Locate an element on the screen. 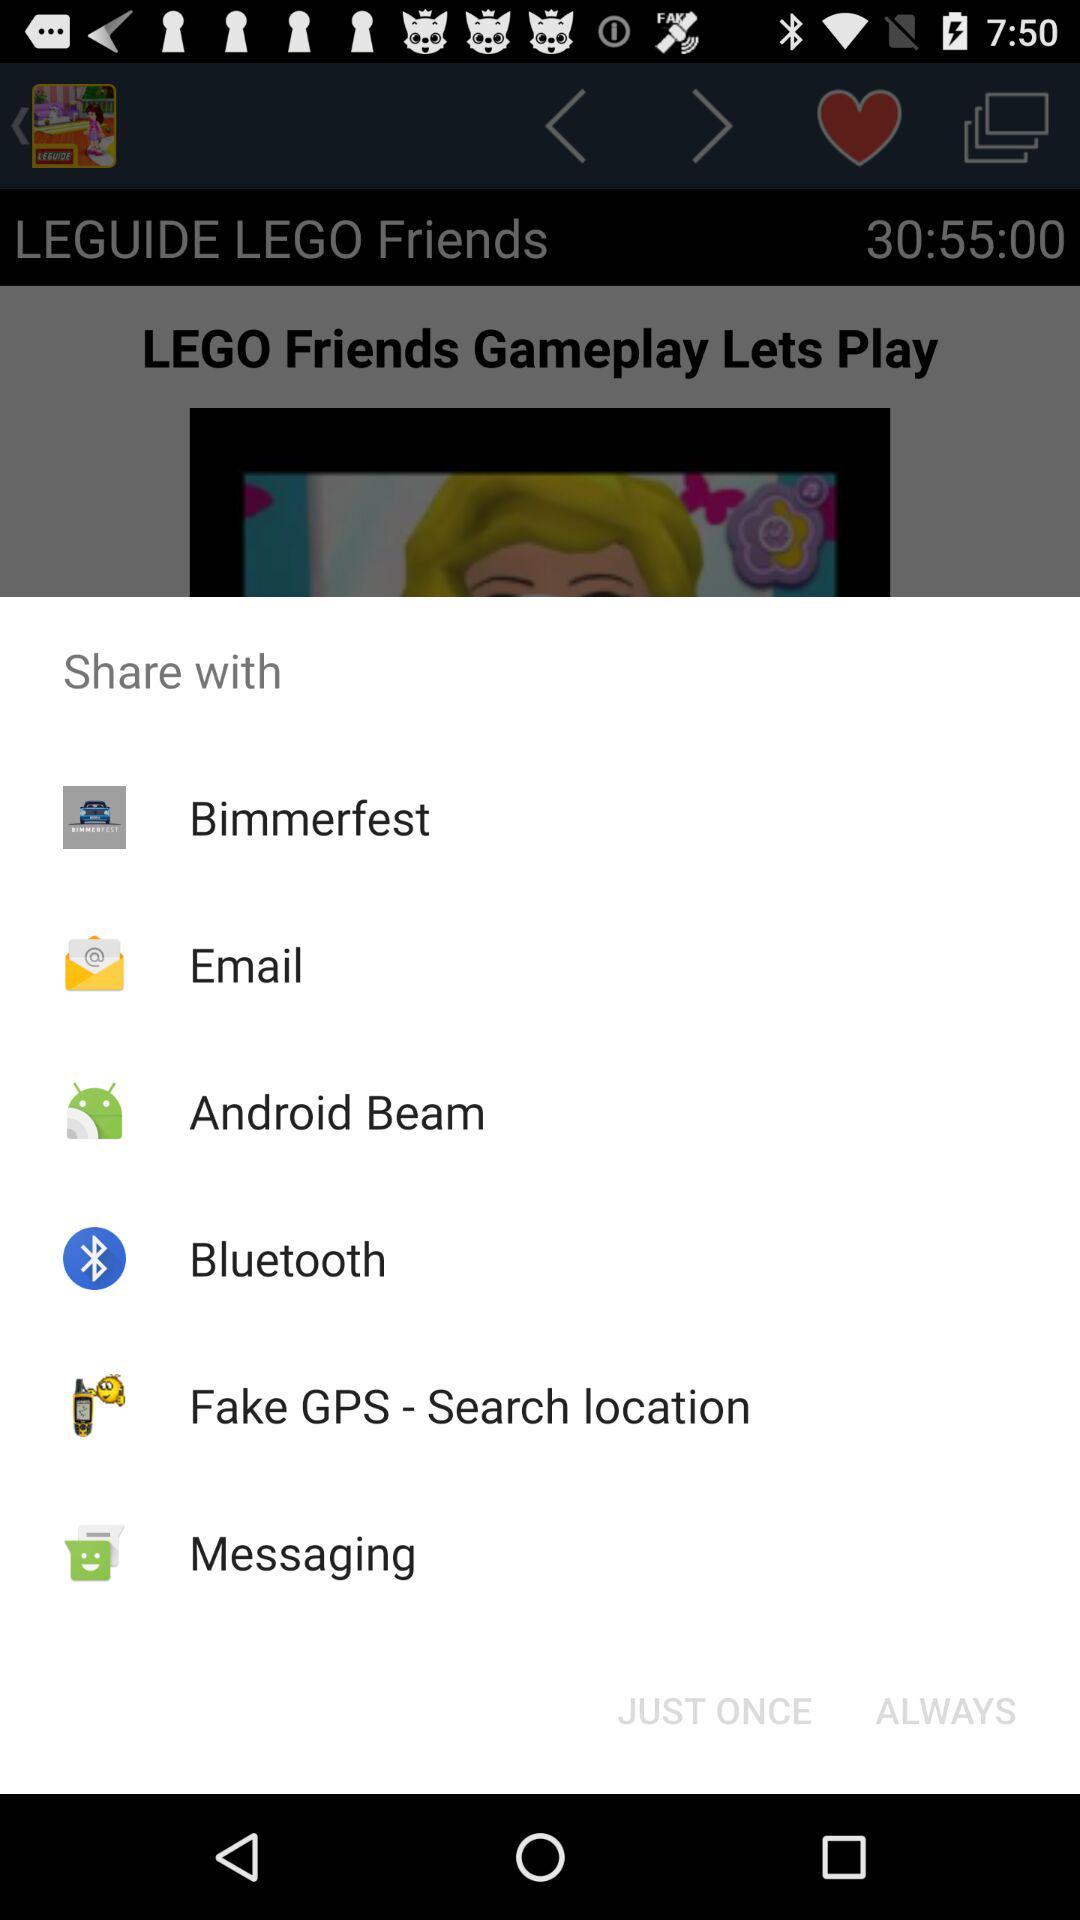 The image size is (1080, 1920). the just once button is located at coordinates (713, 1708).